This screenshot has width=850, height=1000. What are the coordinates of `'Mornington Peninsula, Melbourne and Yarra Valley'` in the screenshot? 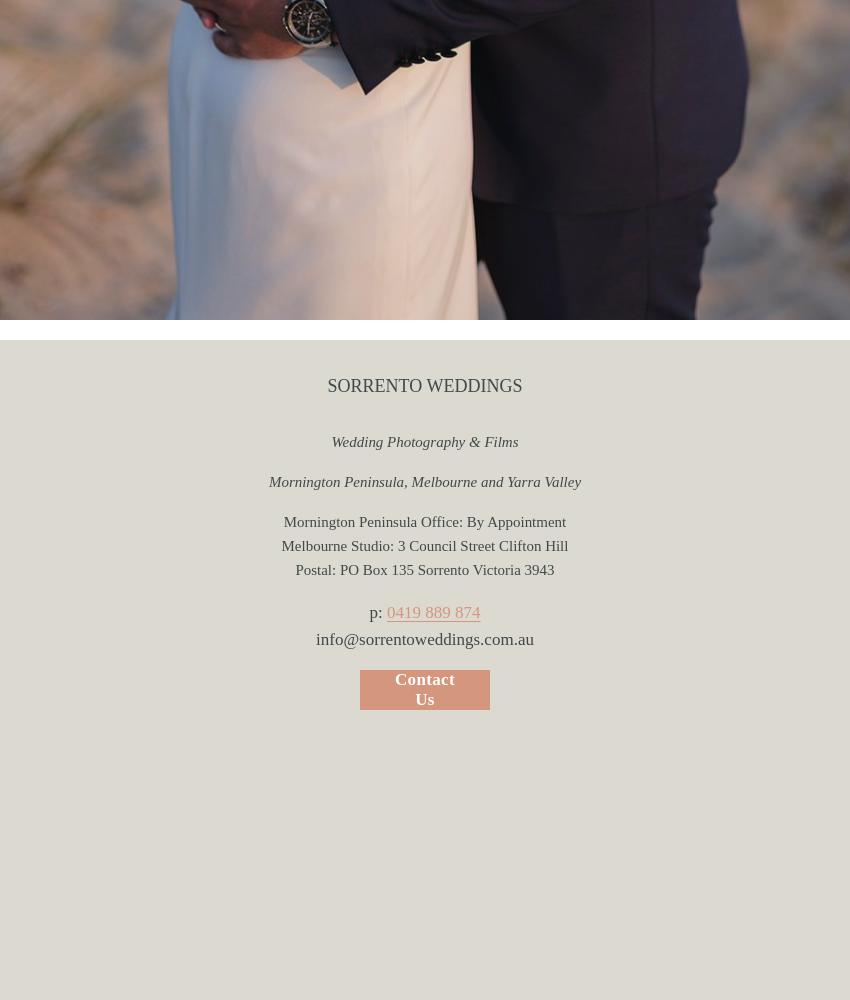 It's located at (424, 481).